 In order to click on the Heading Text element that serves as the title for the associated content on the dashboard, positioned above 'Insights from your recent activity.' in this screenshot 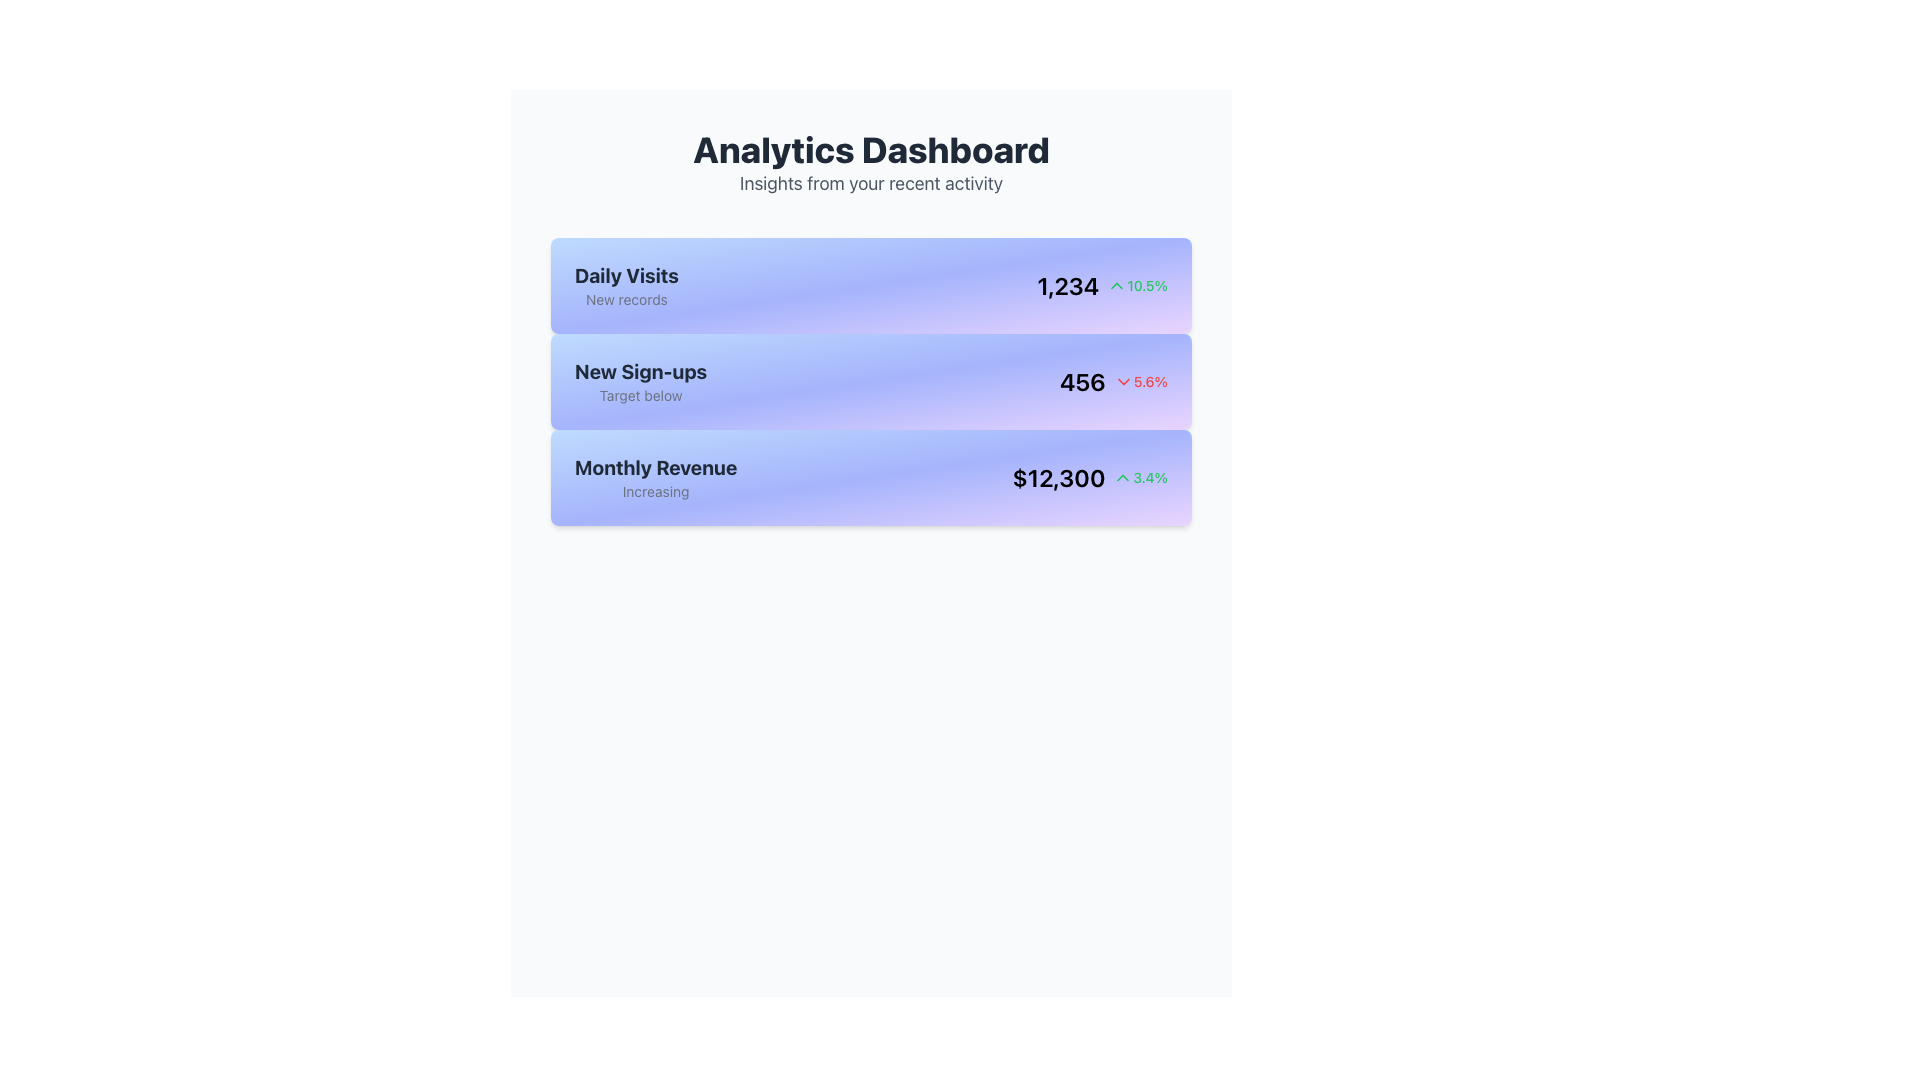, I will do `click(871, 149)`.